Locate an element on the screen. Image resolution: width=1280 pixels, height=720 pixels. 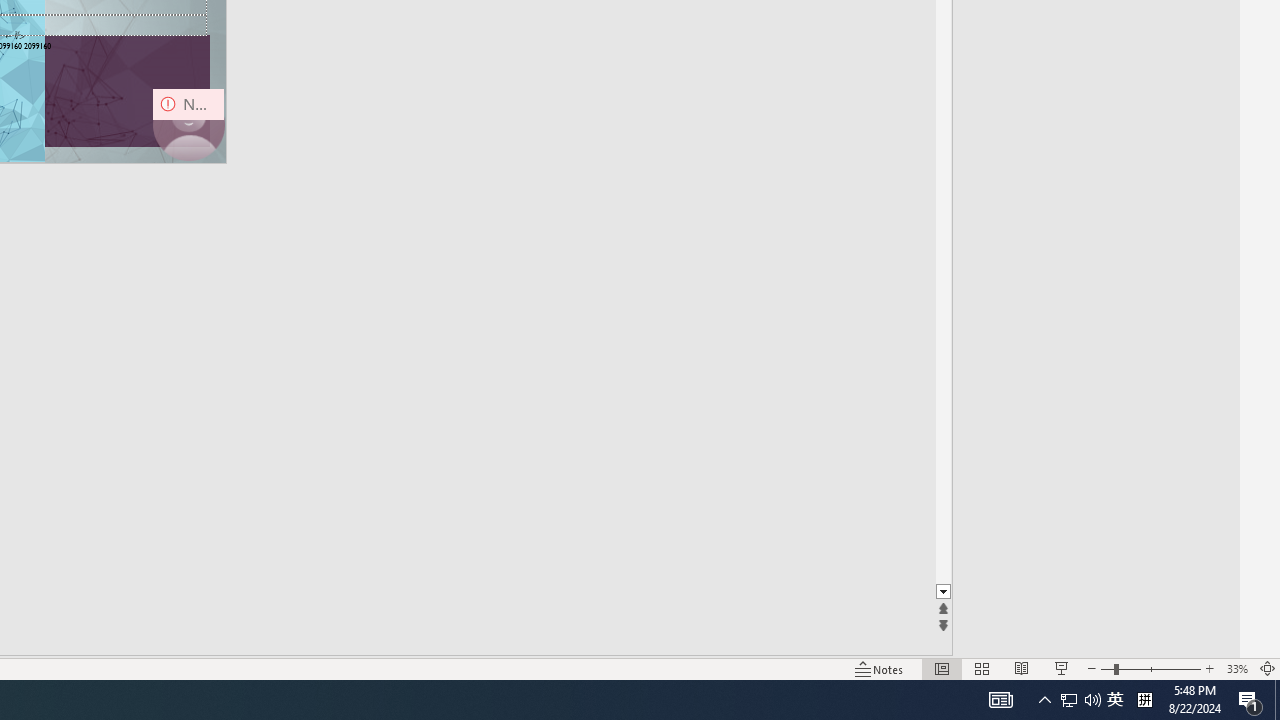
'Zoom to Fit ' is located at coordinates (1266, 669).